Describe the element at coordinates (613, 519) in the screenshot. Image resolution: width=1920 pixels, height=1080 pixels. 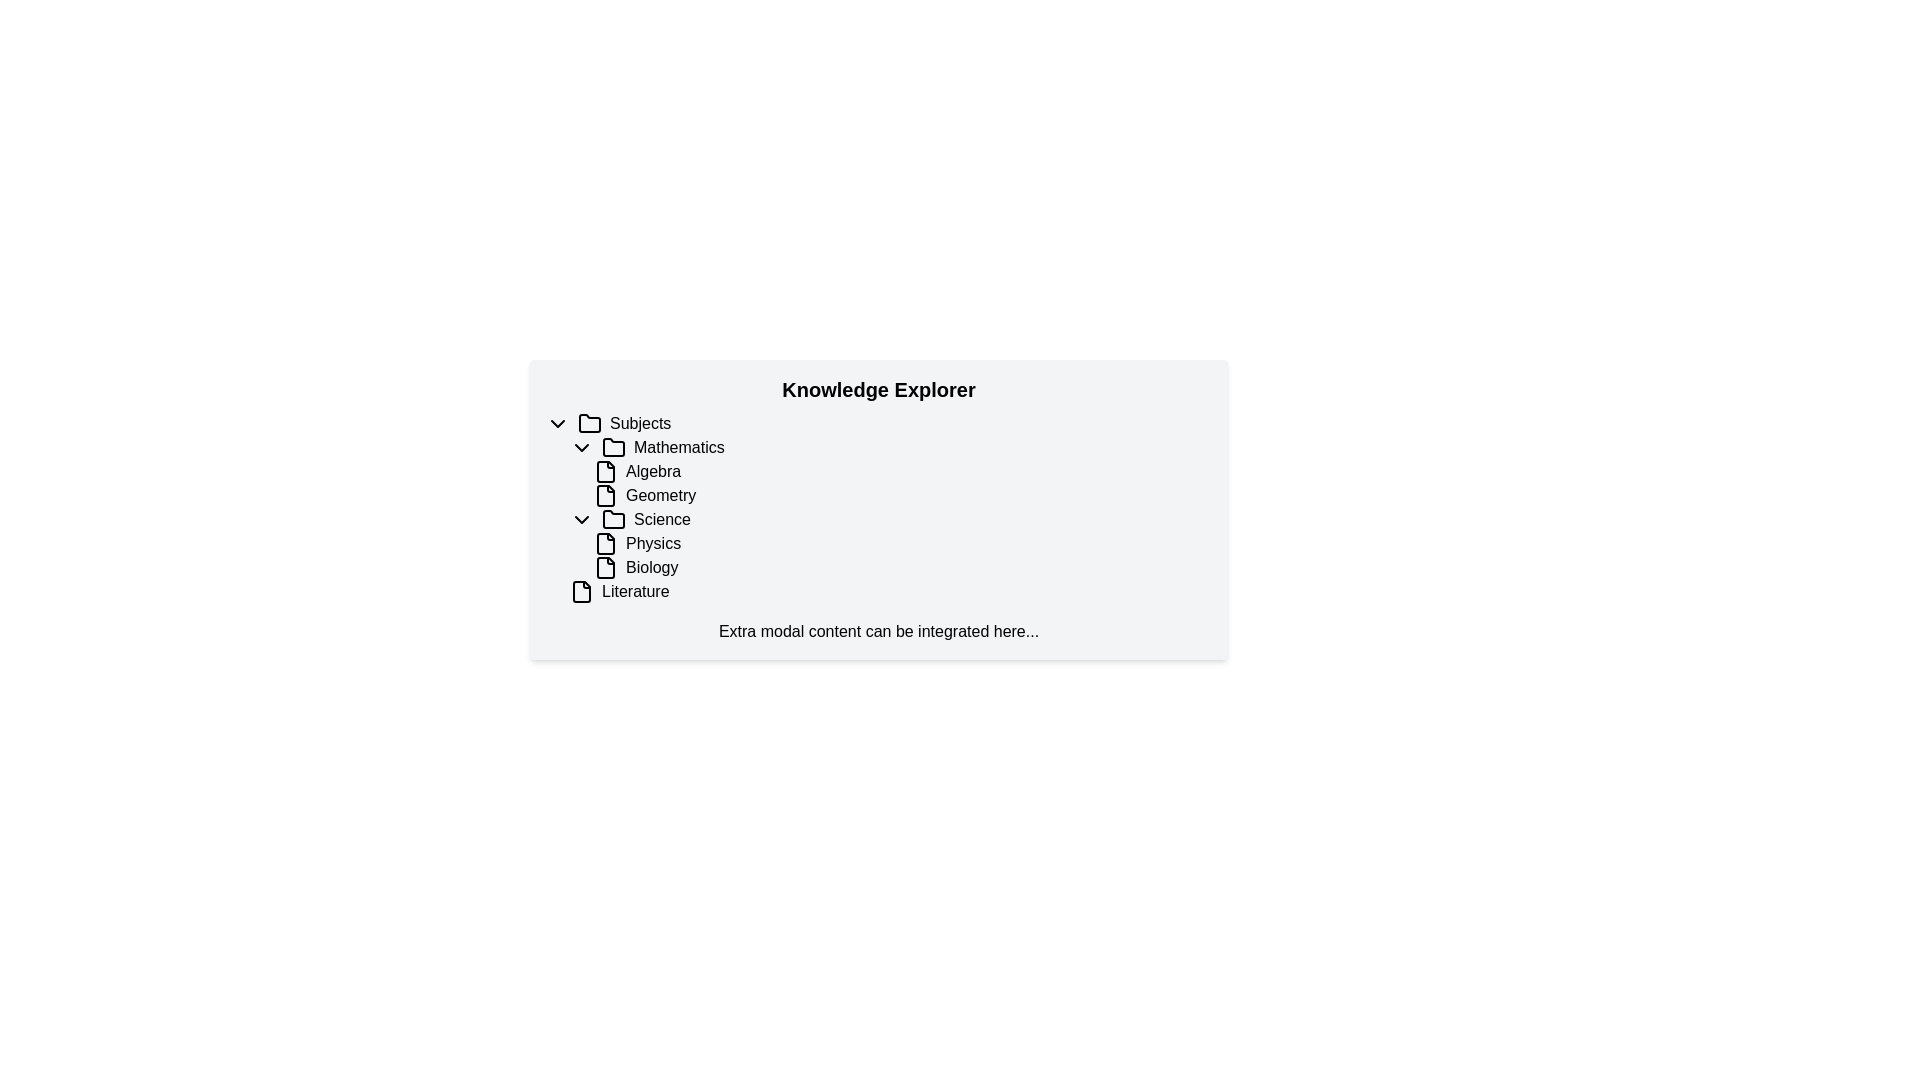
I see `the SVG Folder Icon representing the 'Science' section, located to the left of the 'Science' text label` at that location.